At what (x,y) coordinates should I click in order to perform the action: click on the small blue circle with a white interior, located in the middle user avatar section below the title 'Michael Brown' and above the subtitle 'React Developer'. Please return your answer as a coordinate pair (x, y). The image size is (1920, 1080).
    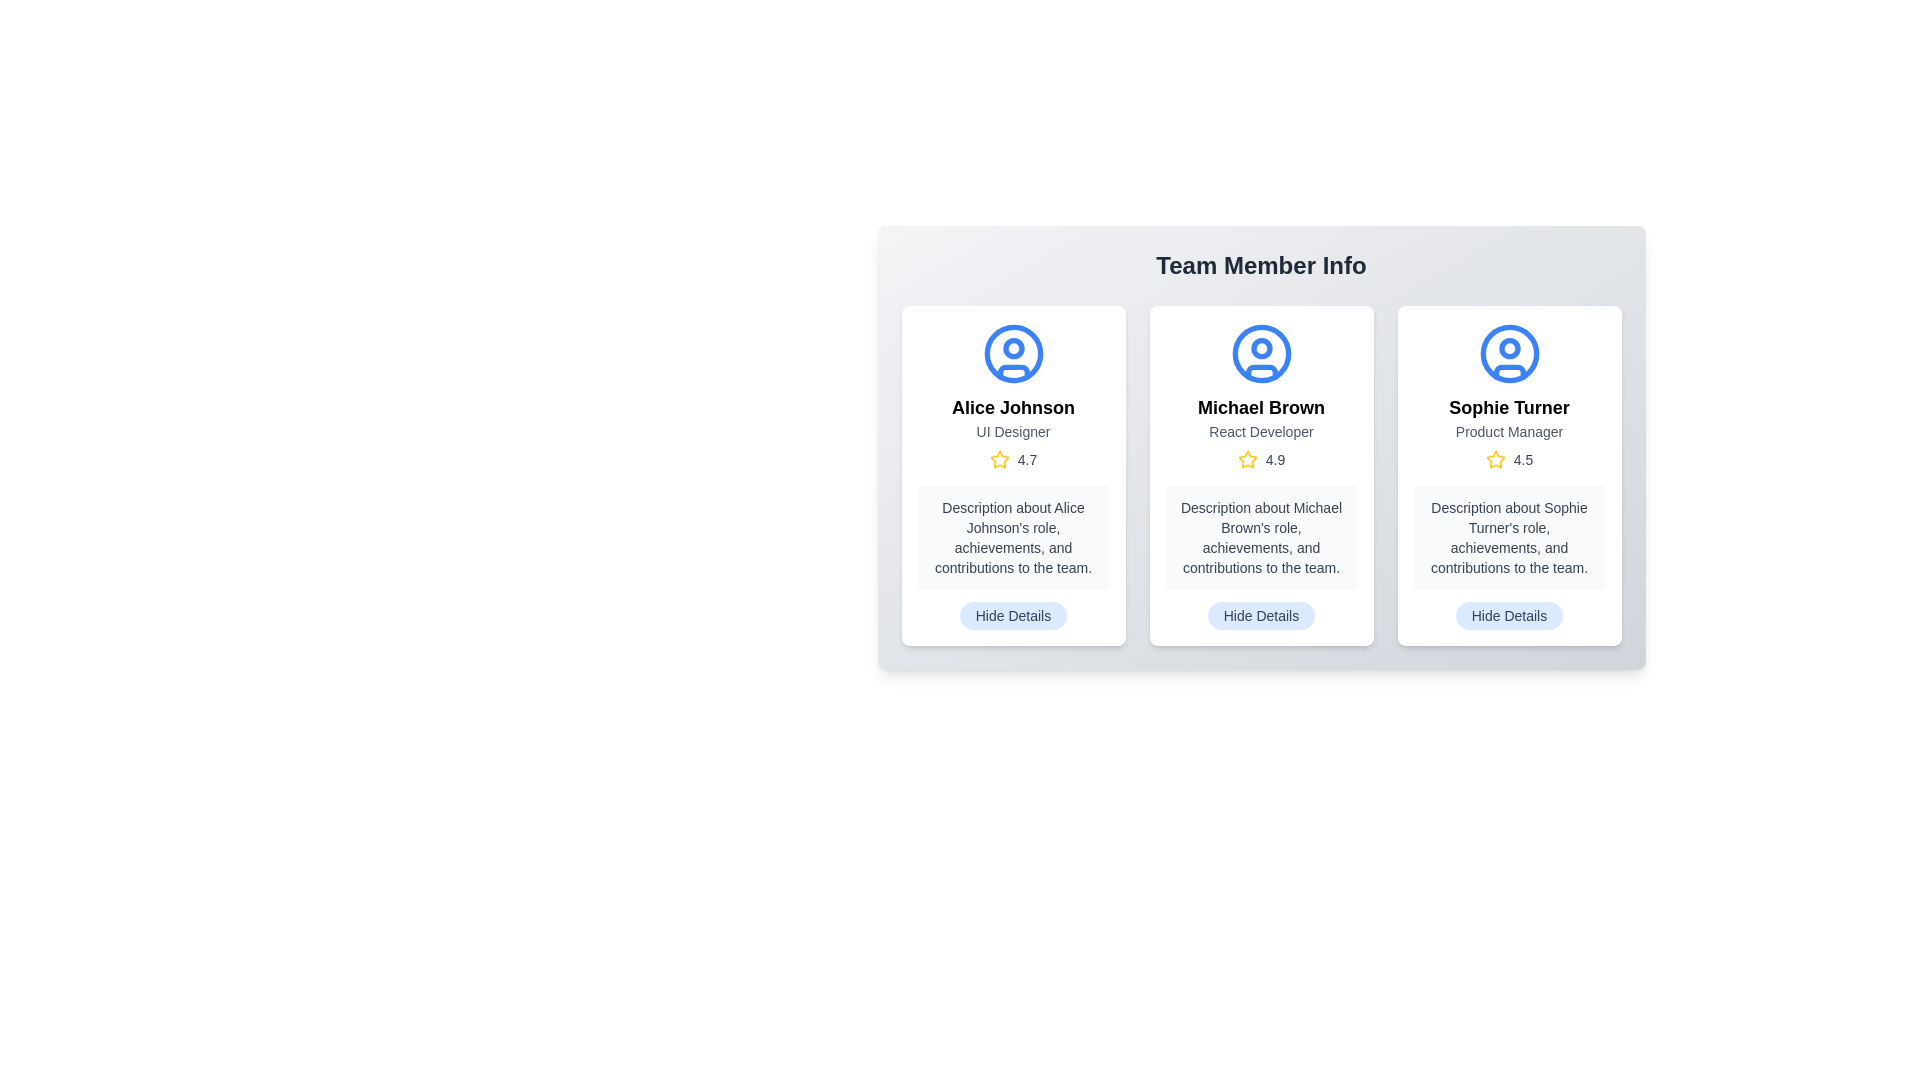
    Looking at the image, I should click on (1260, 347).